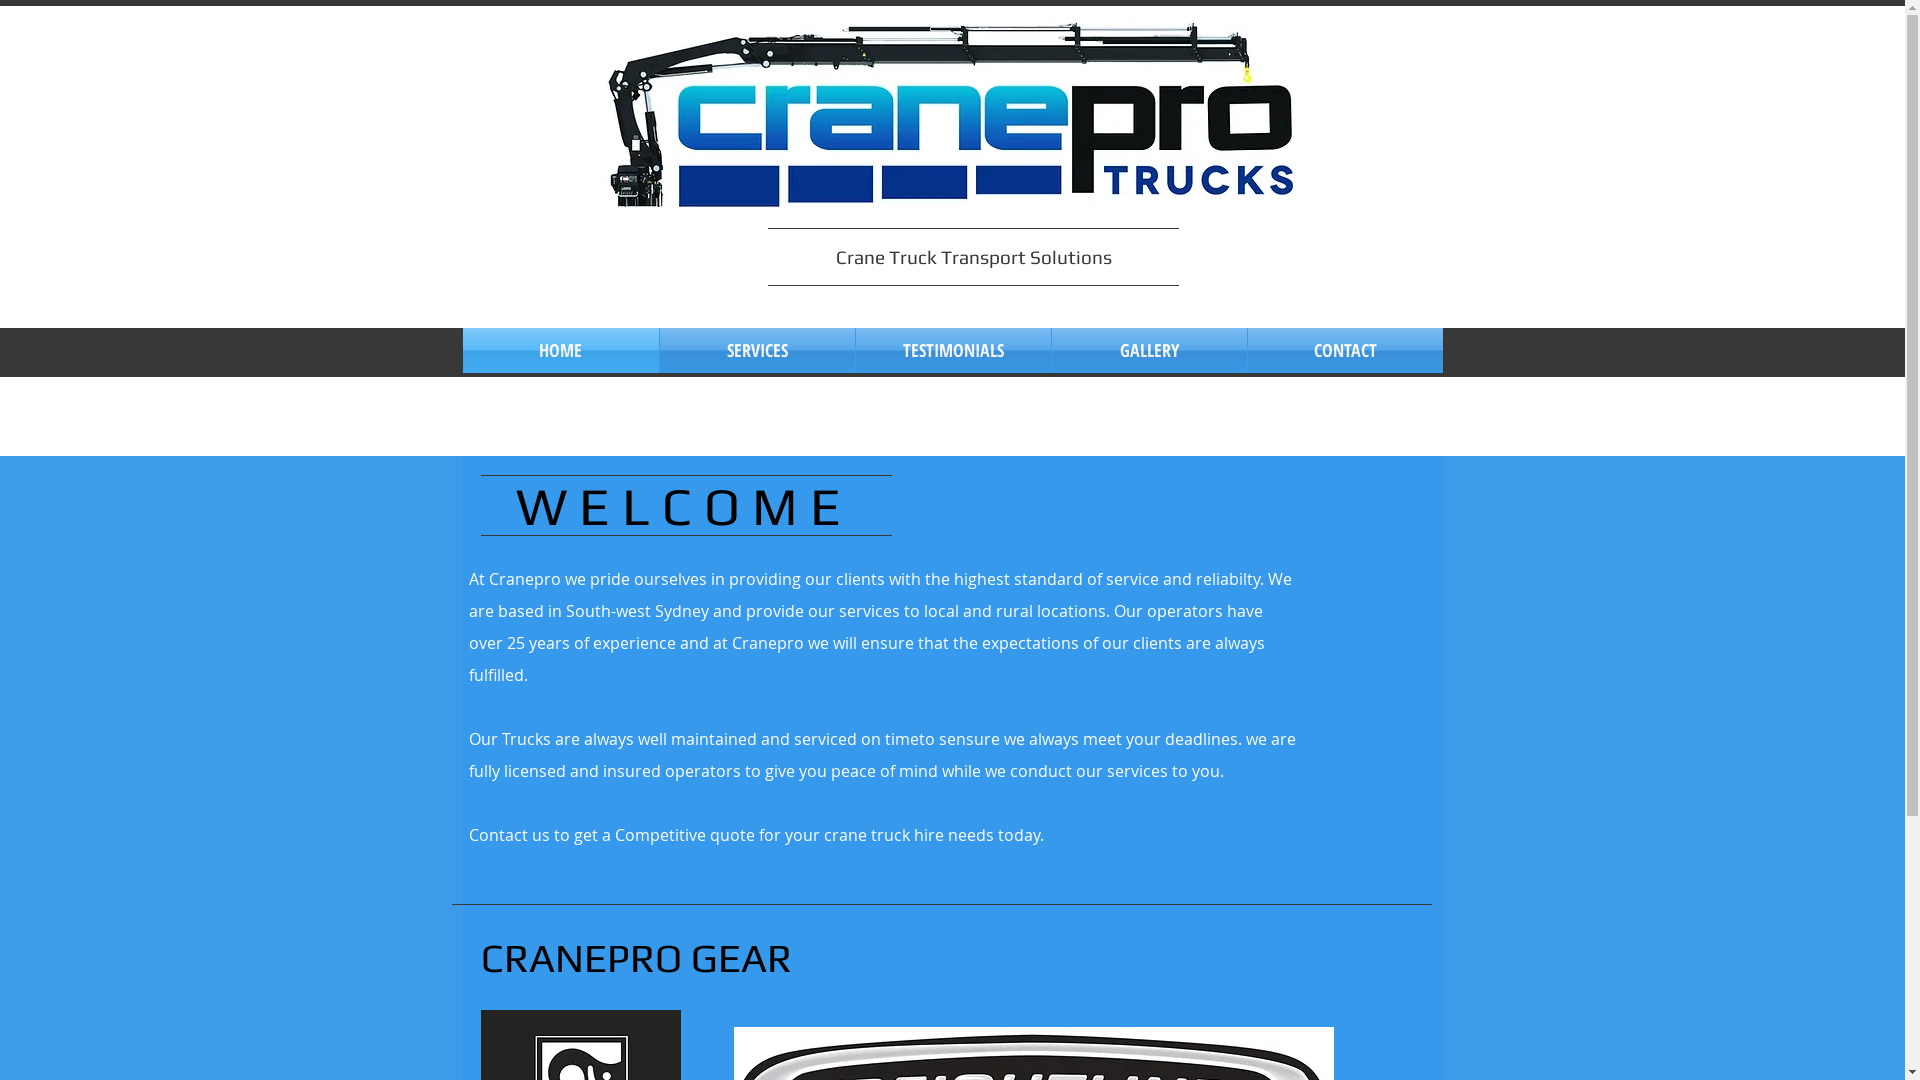  Describe the element at coordinates (1345, 349) in the screenshot. I see `'CONTACT'` at that location.